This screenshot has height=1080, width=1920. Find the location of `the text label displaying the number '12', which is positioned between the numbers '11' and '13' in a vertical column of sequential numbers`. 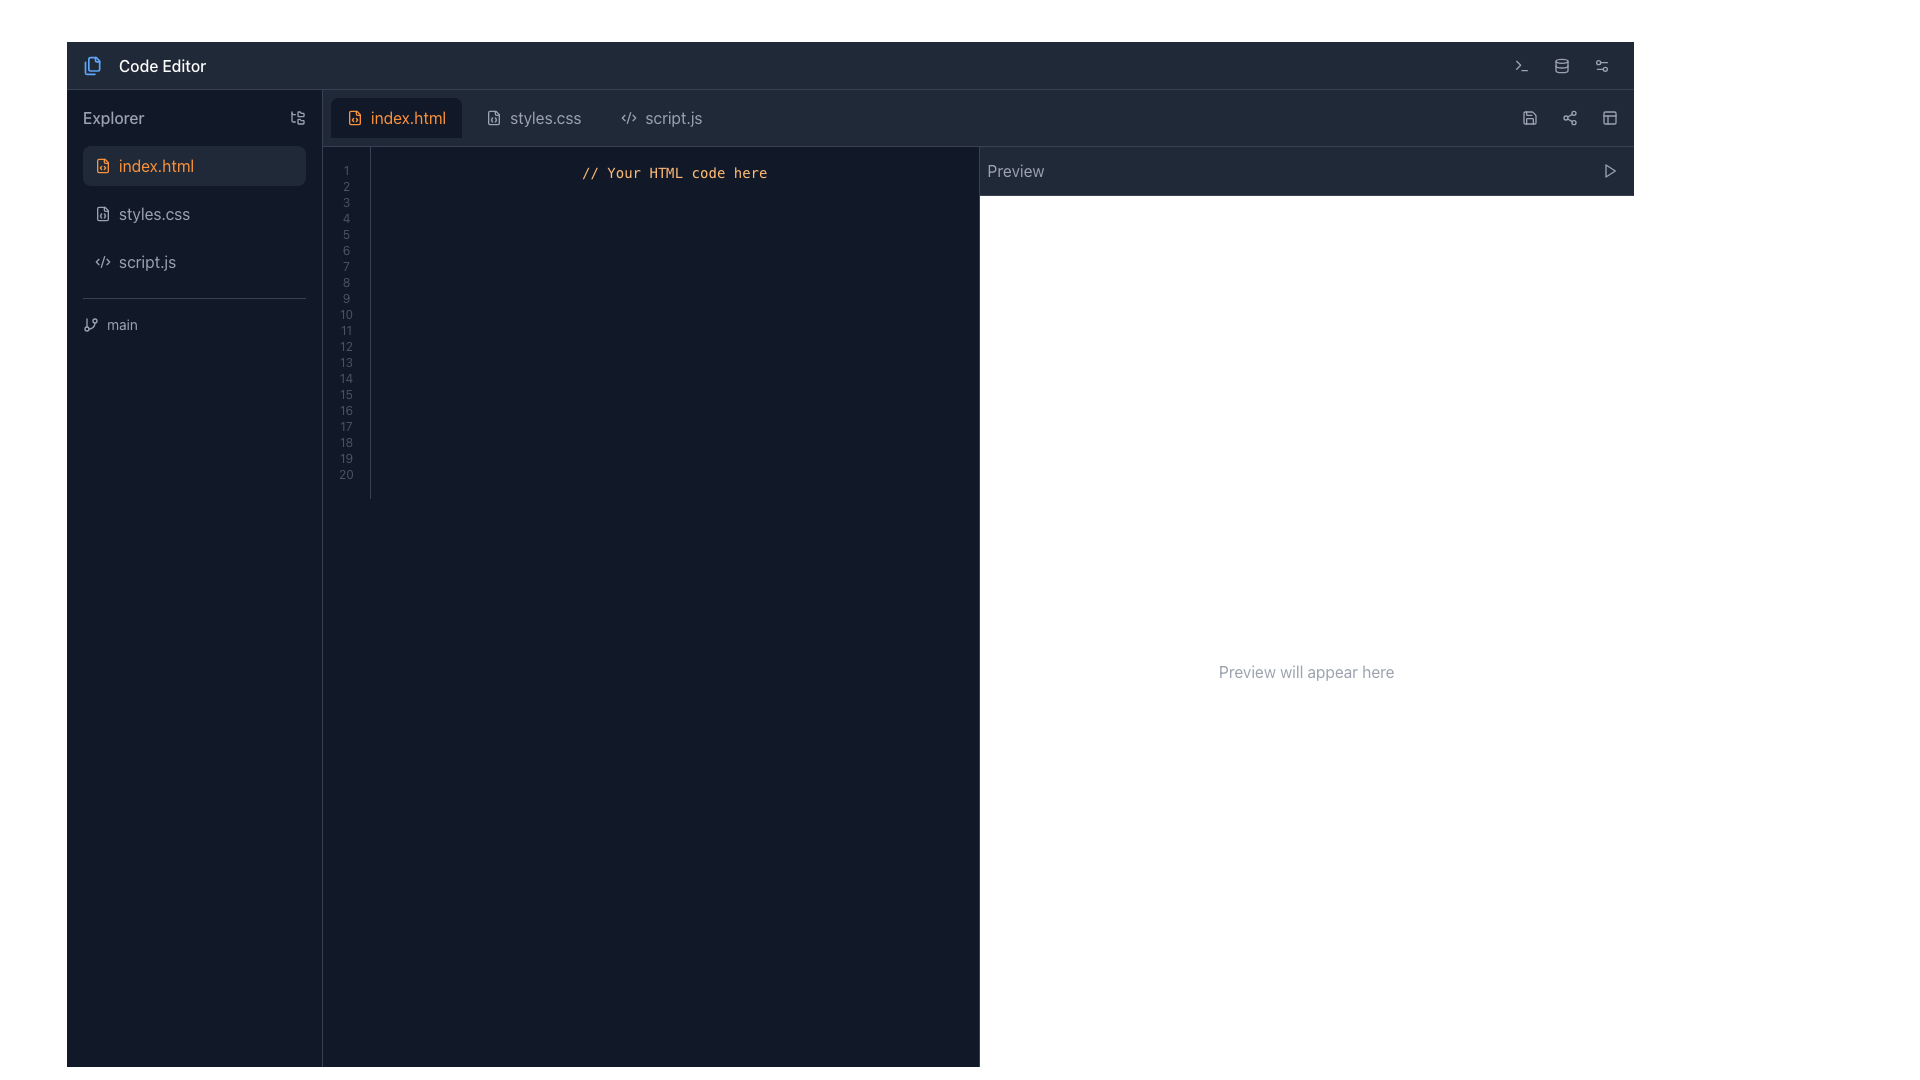

the text label displaying the number '12', which is positioned between the numbers '11' and '13' in a vertical column of sequential numbers is located at coordinates (346, 346).